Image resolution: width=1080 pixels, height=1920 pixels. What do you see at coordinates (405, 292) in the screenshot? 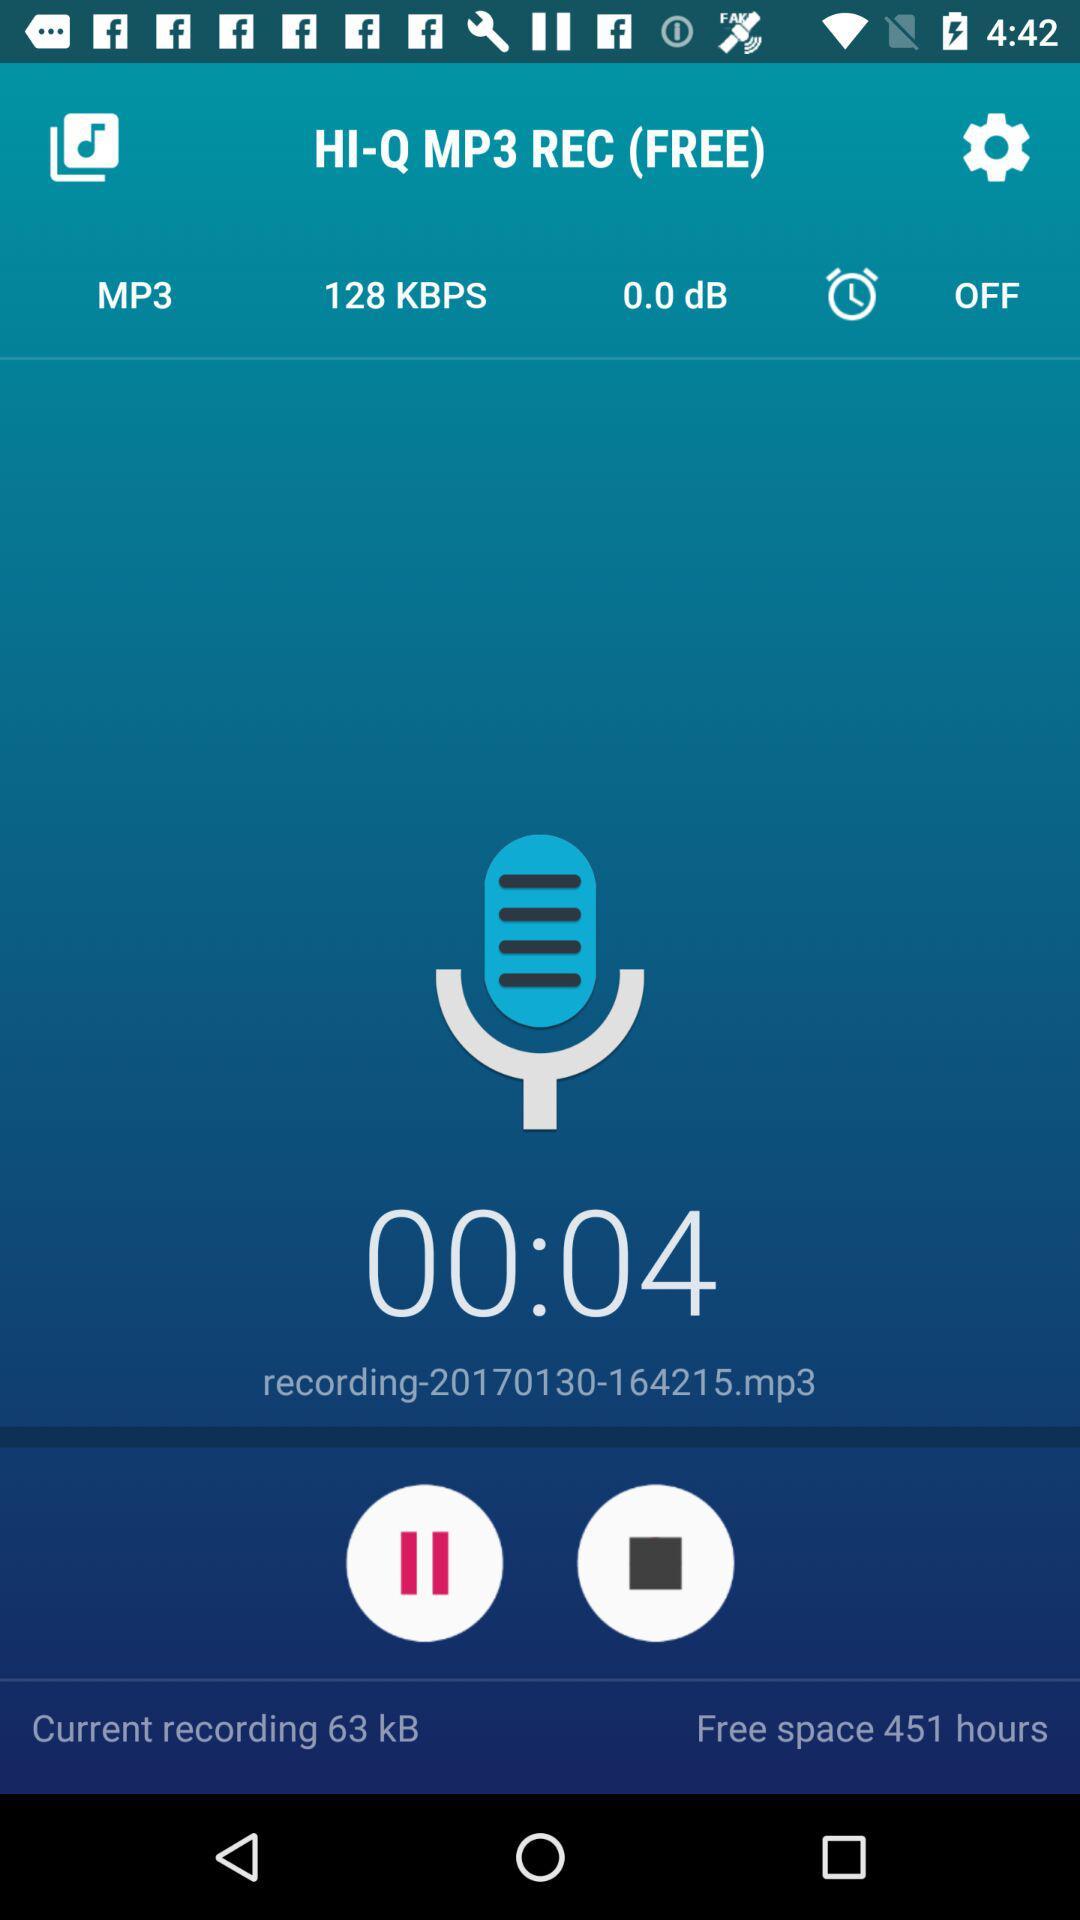
I see `128 kbps icon` at bounding box center [405, 292].